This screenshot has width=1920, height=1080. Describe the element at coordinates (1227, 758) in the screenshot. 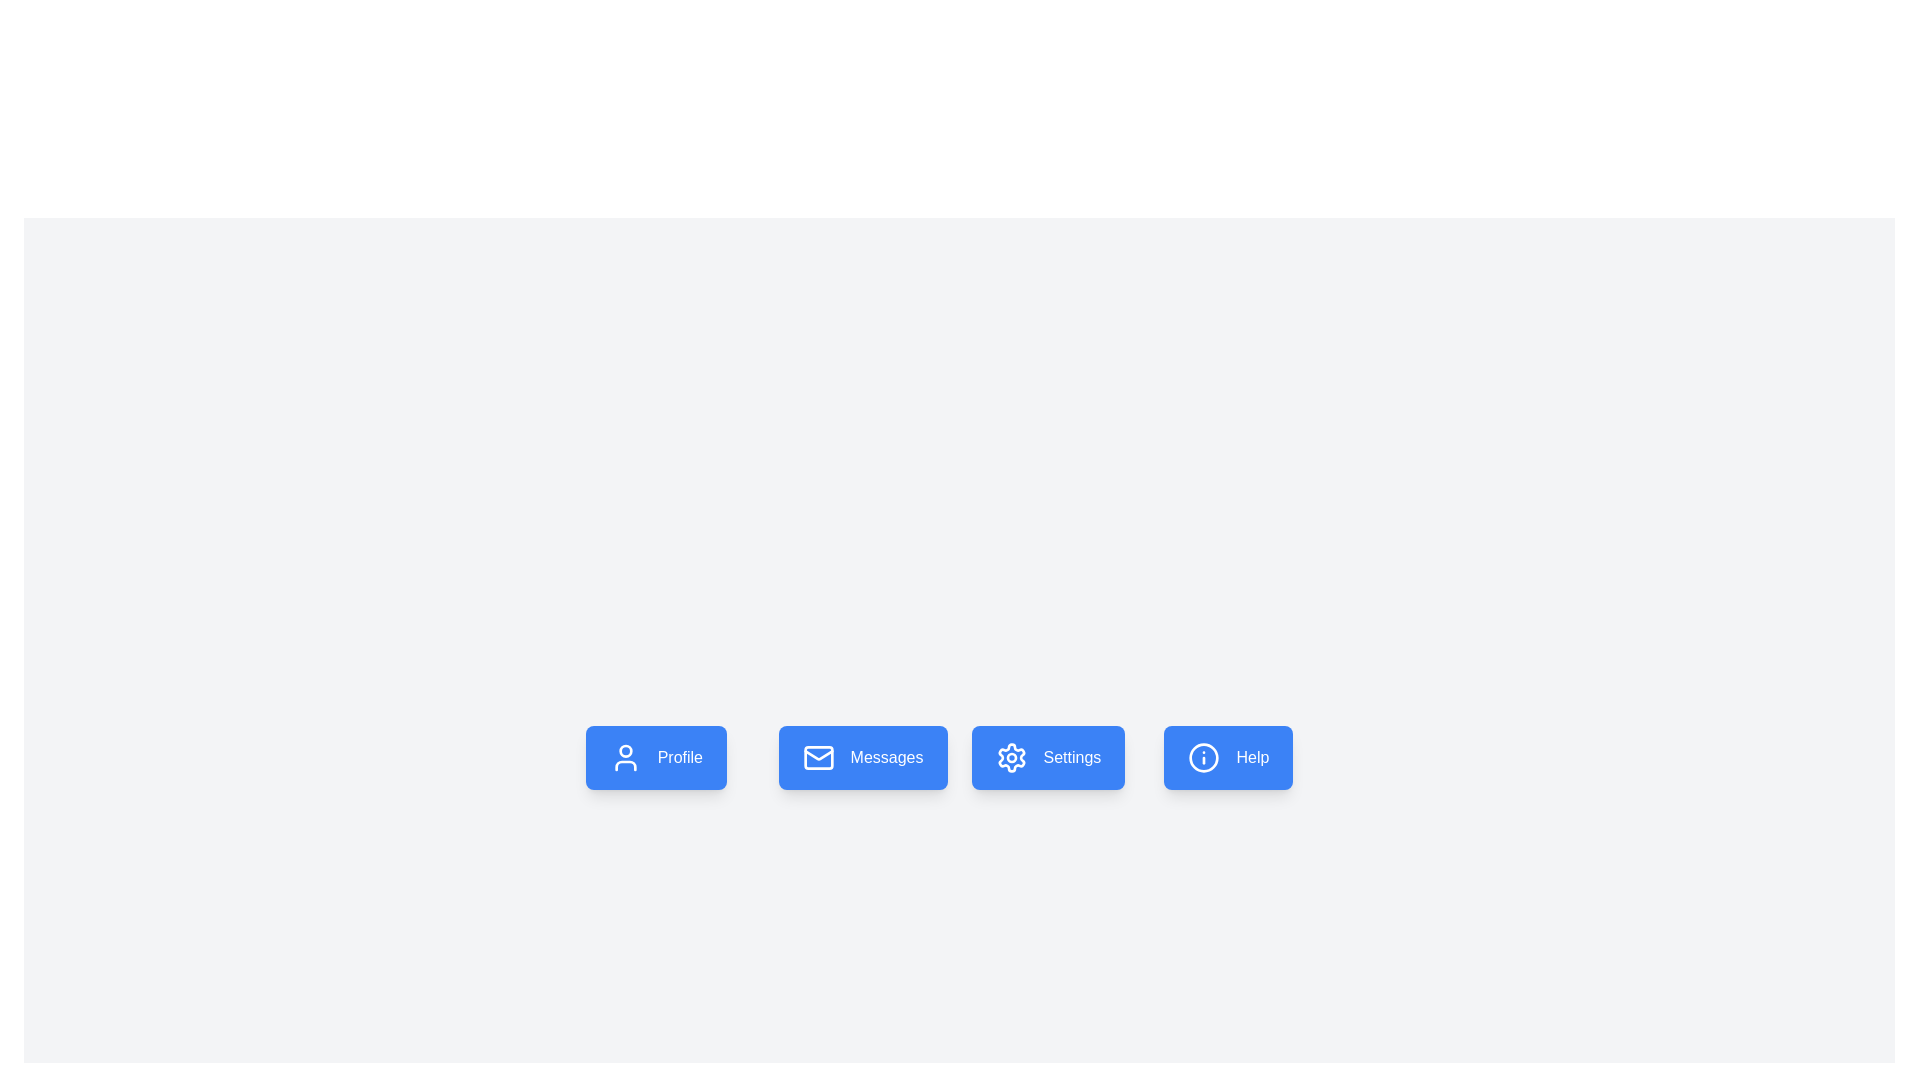

I see `the 'Help' button located at the bottom-center of the interface` at that location.